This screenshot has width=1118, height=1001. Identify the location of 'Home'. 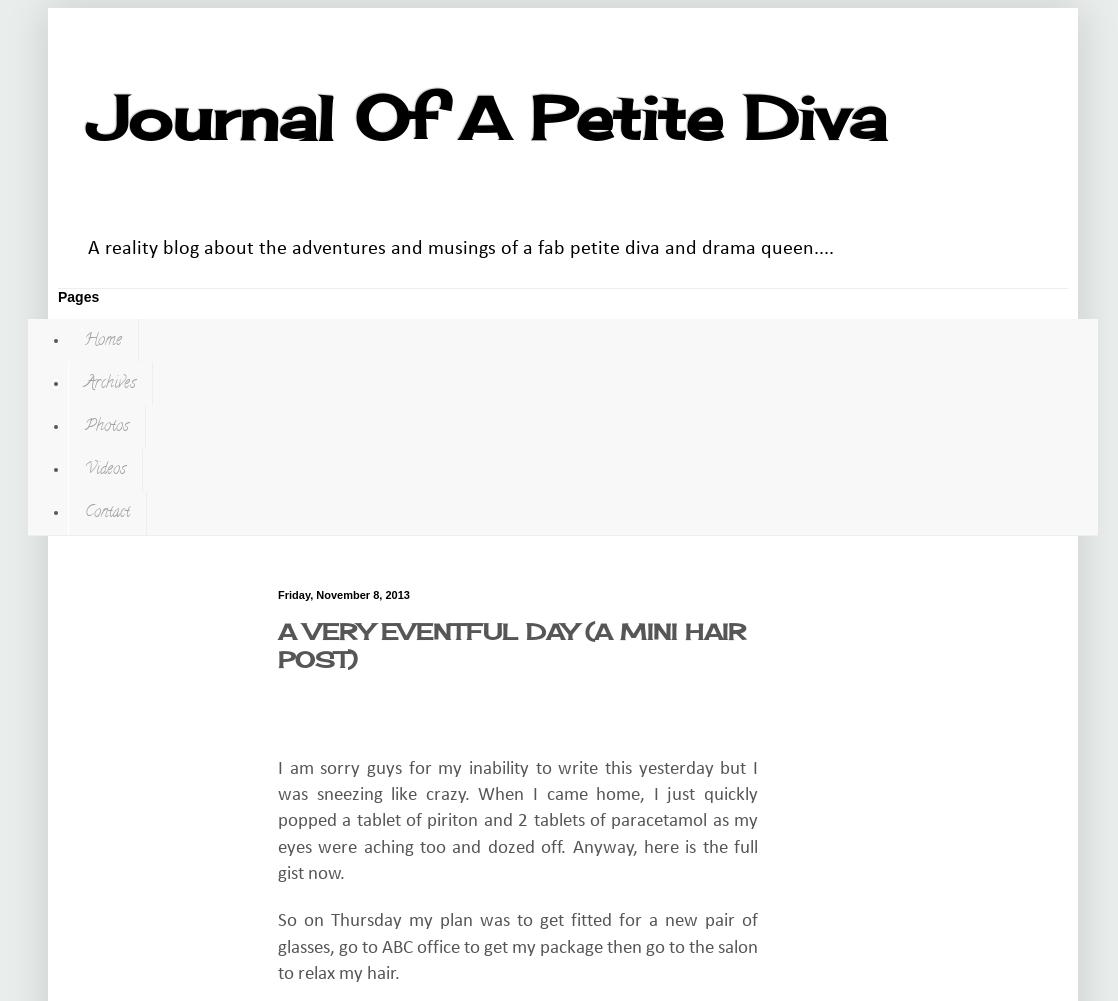
(102, 340).